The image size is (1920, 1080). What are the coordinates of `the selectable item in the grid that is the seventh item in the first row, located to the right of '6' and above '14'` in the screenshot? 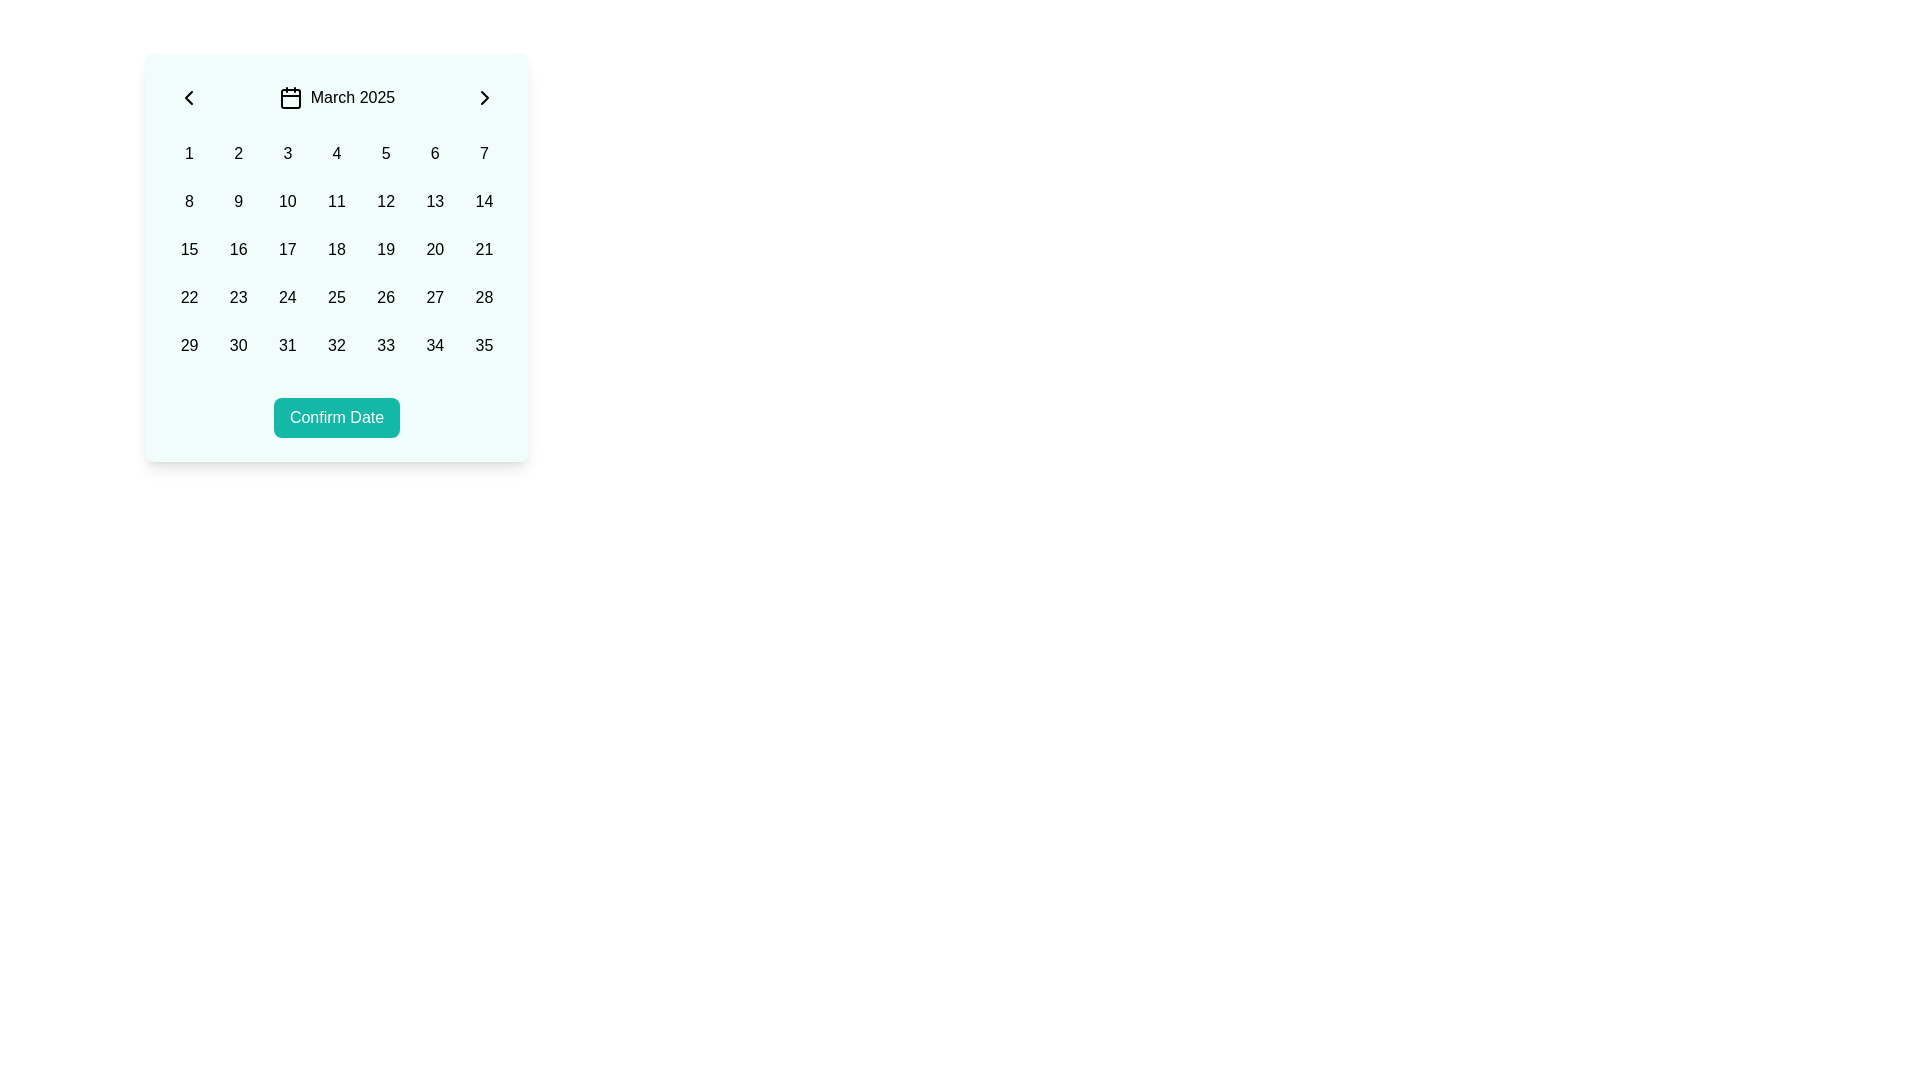 It's located at (484, 153).